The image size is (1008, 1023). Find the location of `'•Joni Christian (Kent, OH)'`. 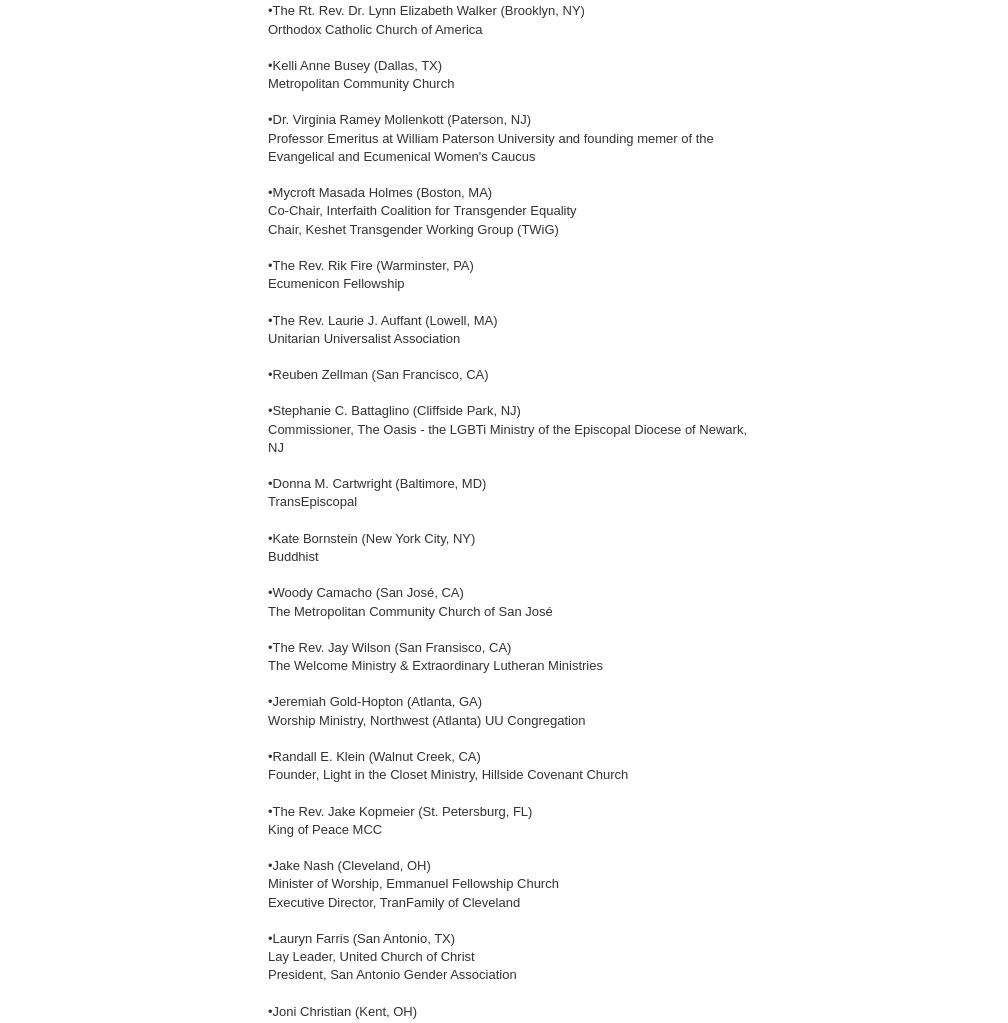

'•Joni Christian (Kent, OH)' is located at coordinates (342, 1009).